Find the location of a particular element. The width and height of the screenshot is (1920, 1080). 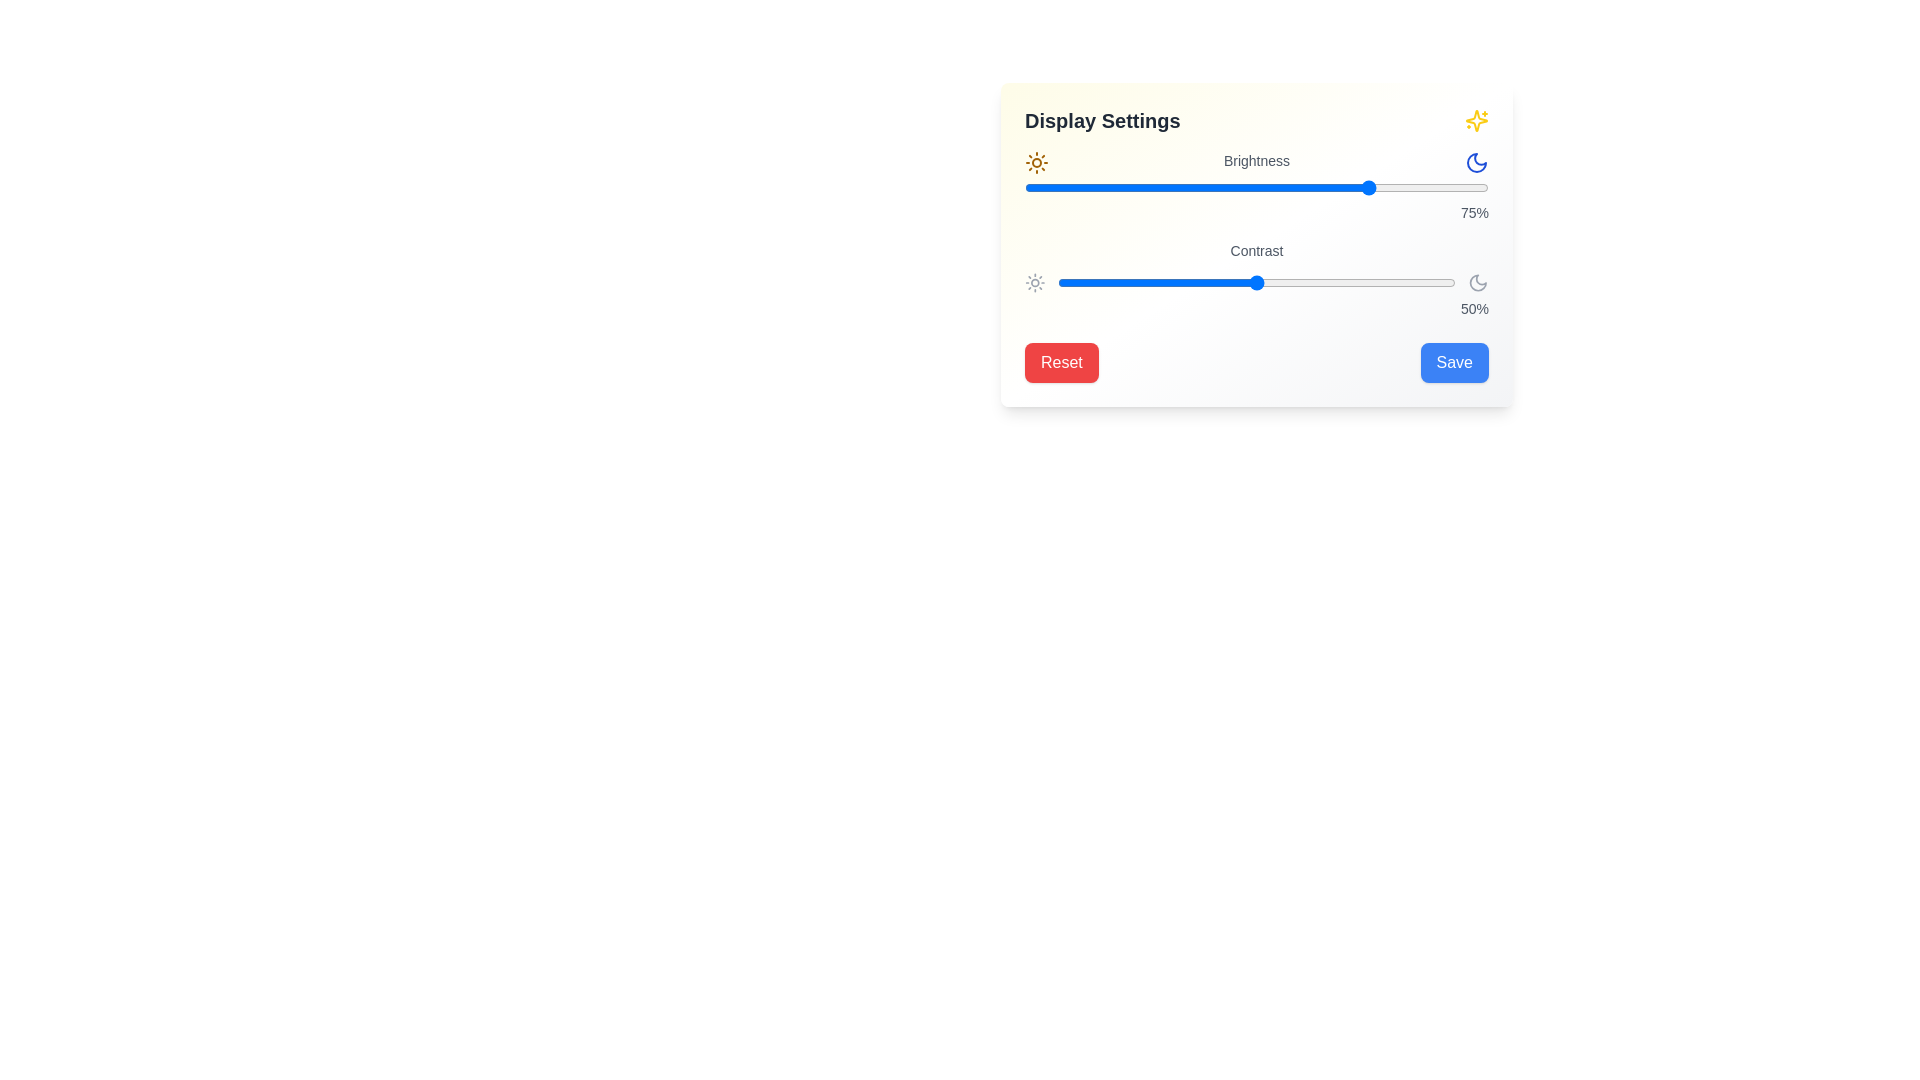

the contrast level is located at coordinates (1340, 282).